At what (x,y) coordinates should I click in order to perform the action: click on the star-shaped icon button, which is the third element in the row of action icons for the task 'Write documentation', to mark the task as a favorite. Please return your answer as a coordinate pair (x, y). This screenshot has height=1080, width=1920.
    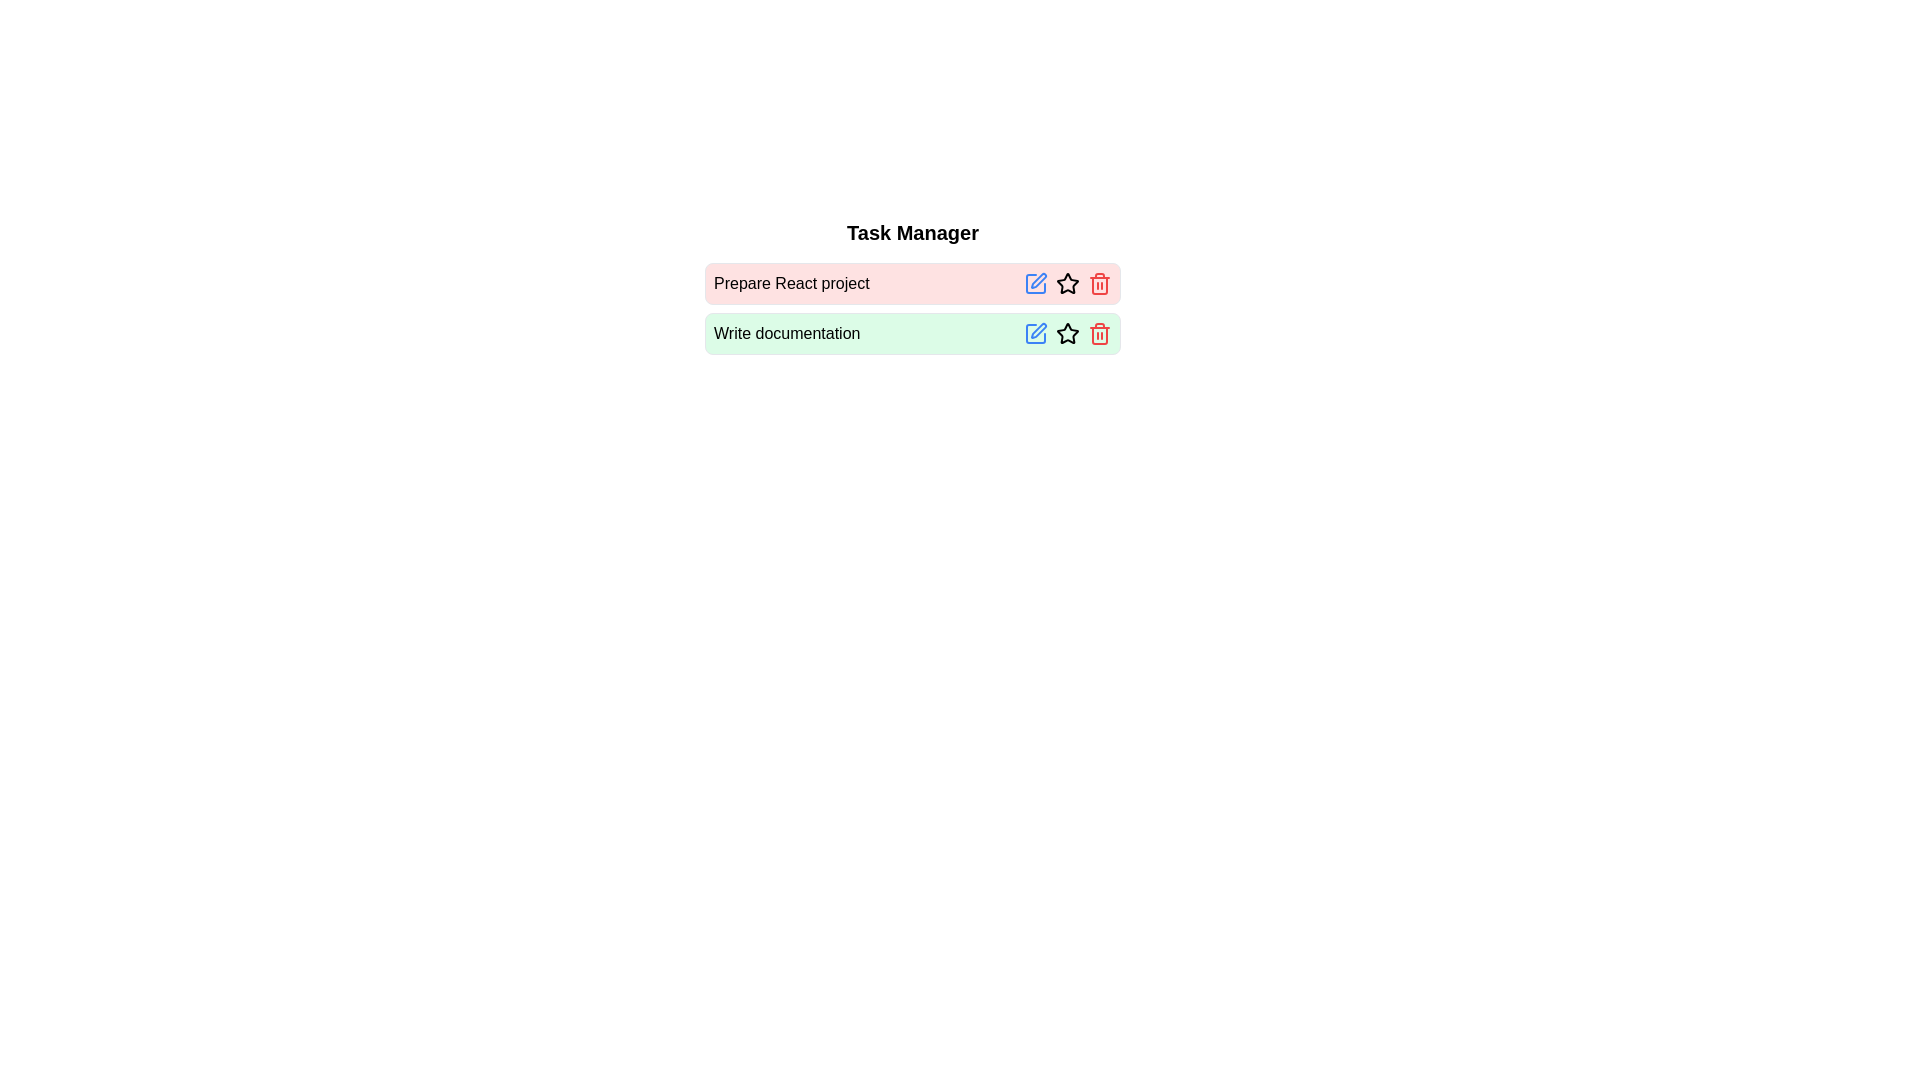
    Looking at the image, I should click on (1067, 333).